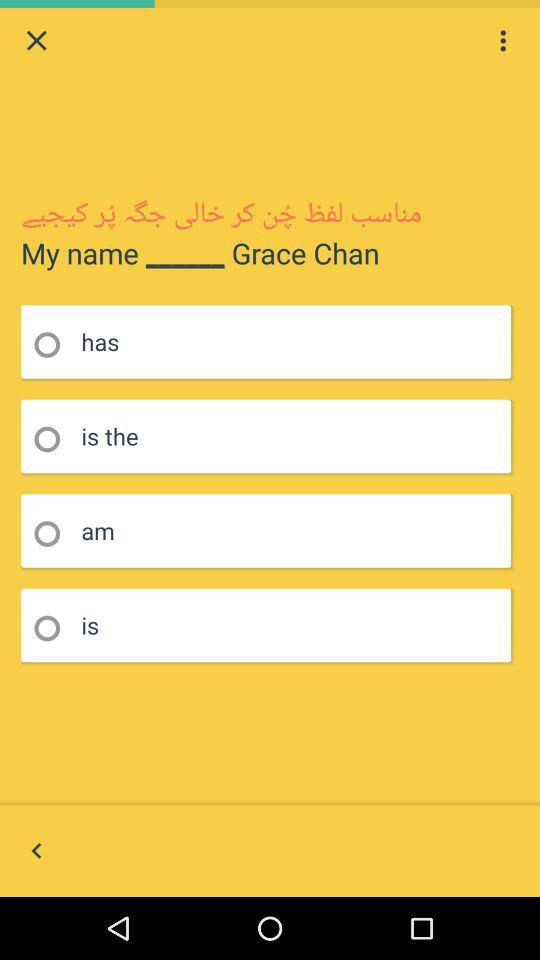 Image resolution: width=540 pixels, height=960 pixels. Describe the element at coordinates (502, 39) in the screenshot. I see `for options` at that location.